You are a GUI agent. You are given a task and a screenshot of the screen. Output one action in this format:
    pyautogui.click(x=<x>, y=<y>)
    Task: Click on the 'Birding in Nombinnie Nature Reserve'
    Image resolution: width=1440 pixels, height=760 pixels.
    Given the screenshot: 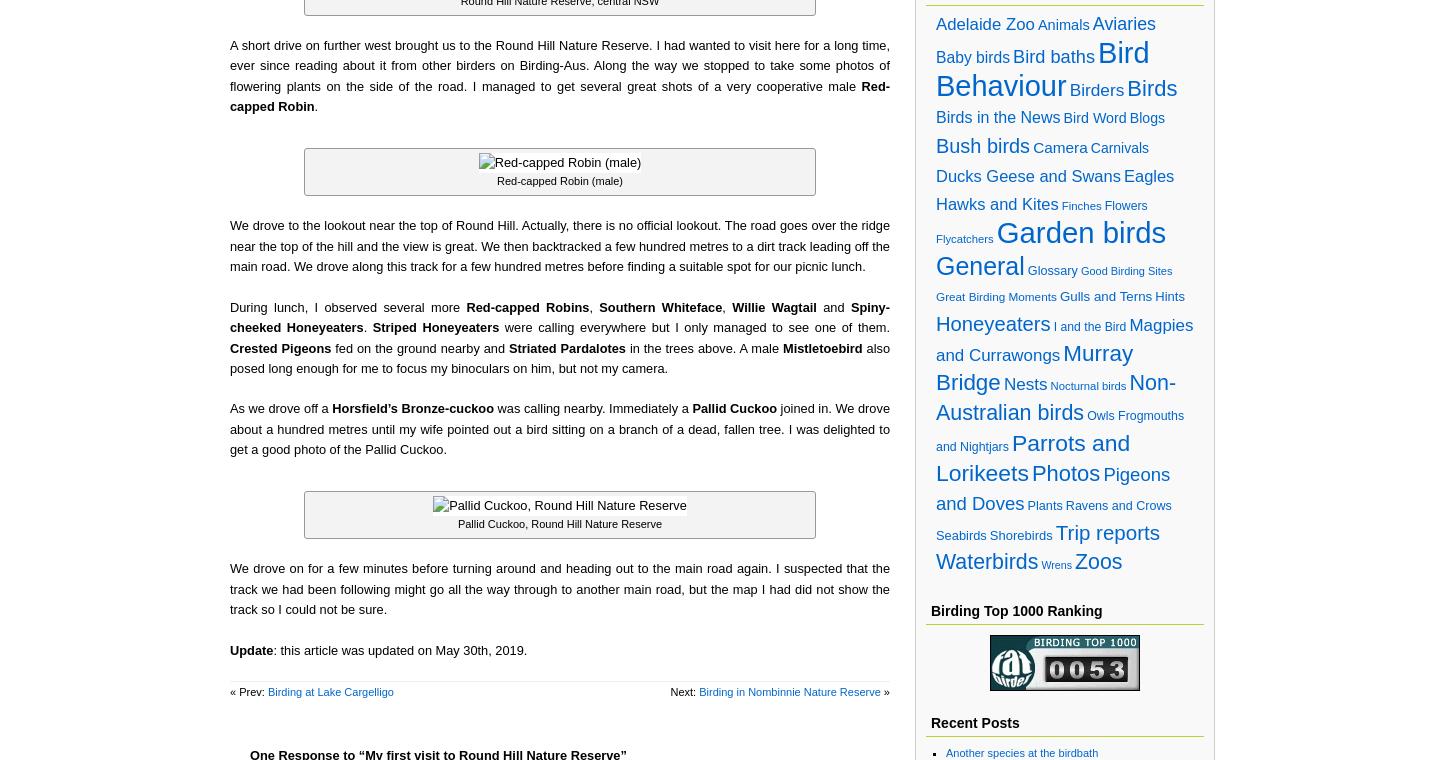 What is the action you would take?
    pyautogui.click(x=789, y=691)
    